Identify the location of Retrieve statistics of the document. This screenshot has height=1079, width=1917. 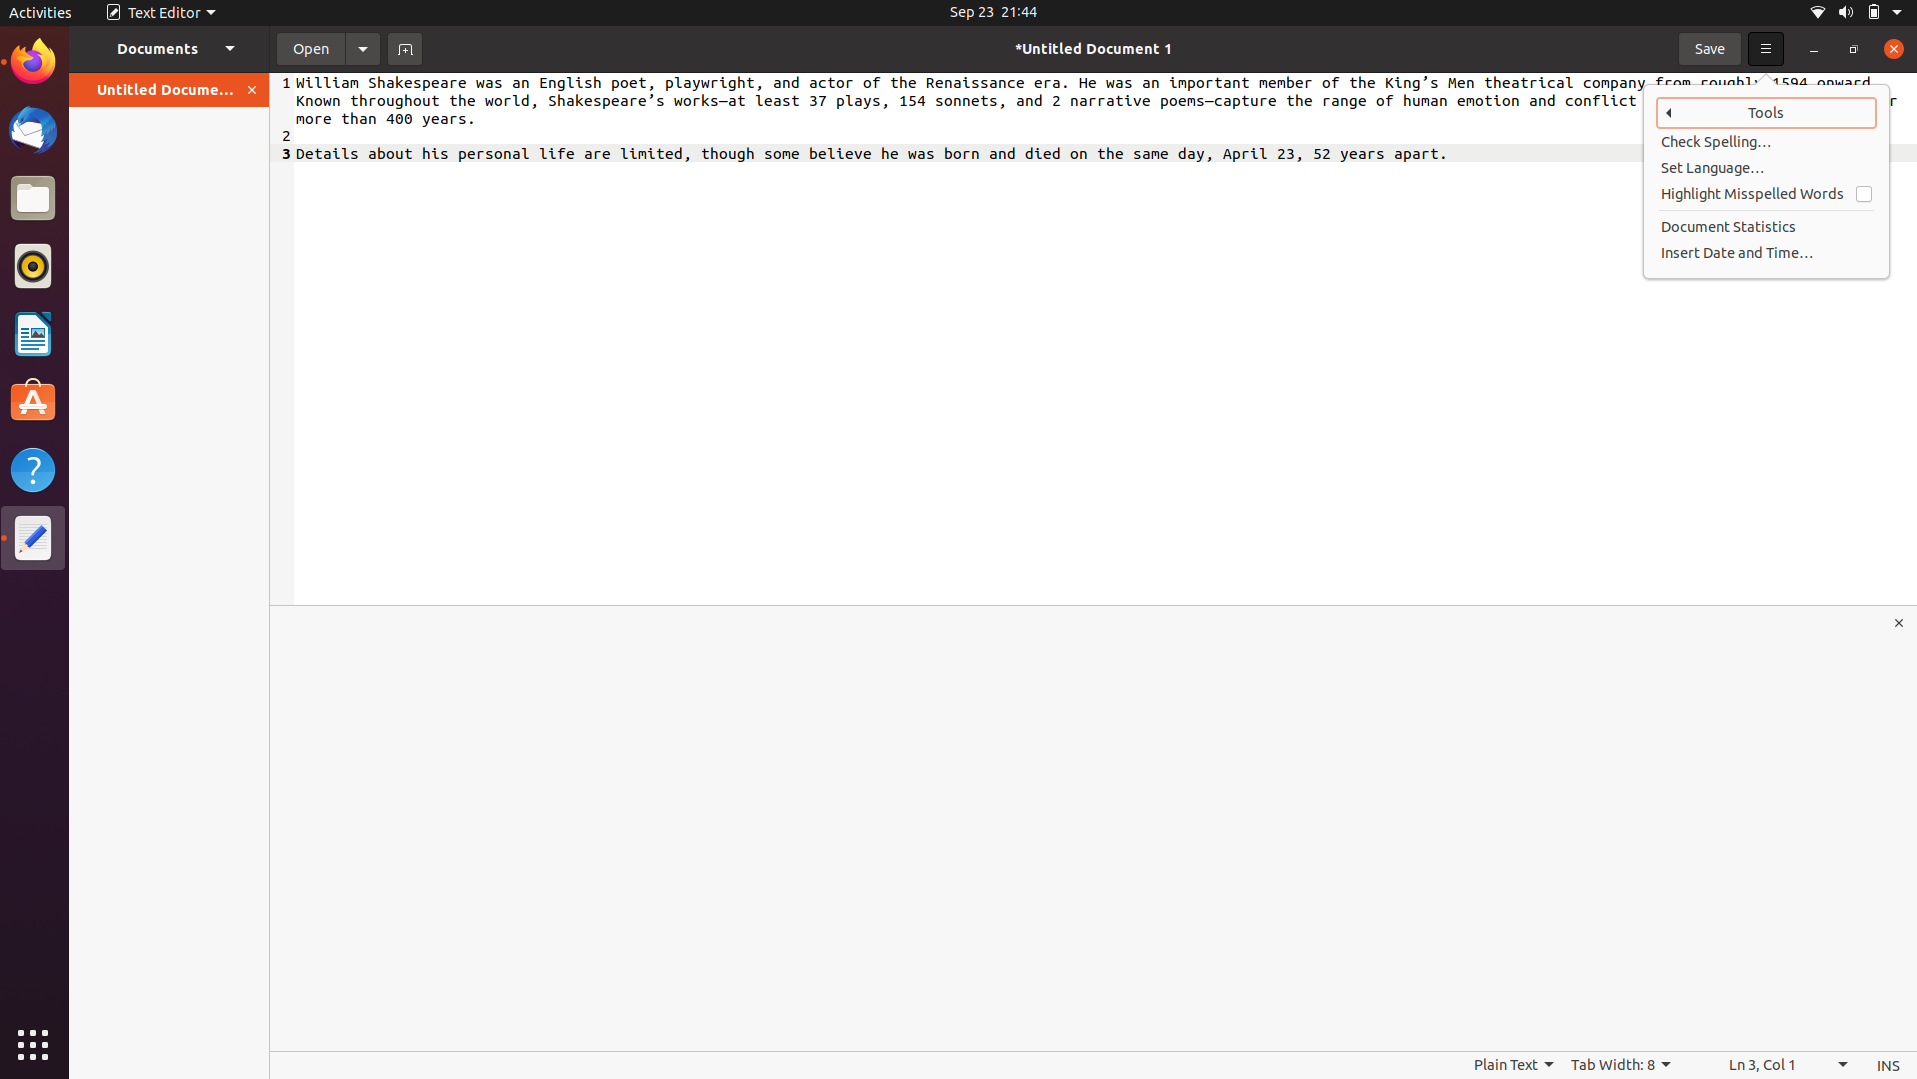
(1765, 224).